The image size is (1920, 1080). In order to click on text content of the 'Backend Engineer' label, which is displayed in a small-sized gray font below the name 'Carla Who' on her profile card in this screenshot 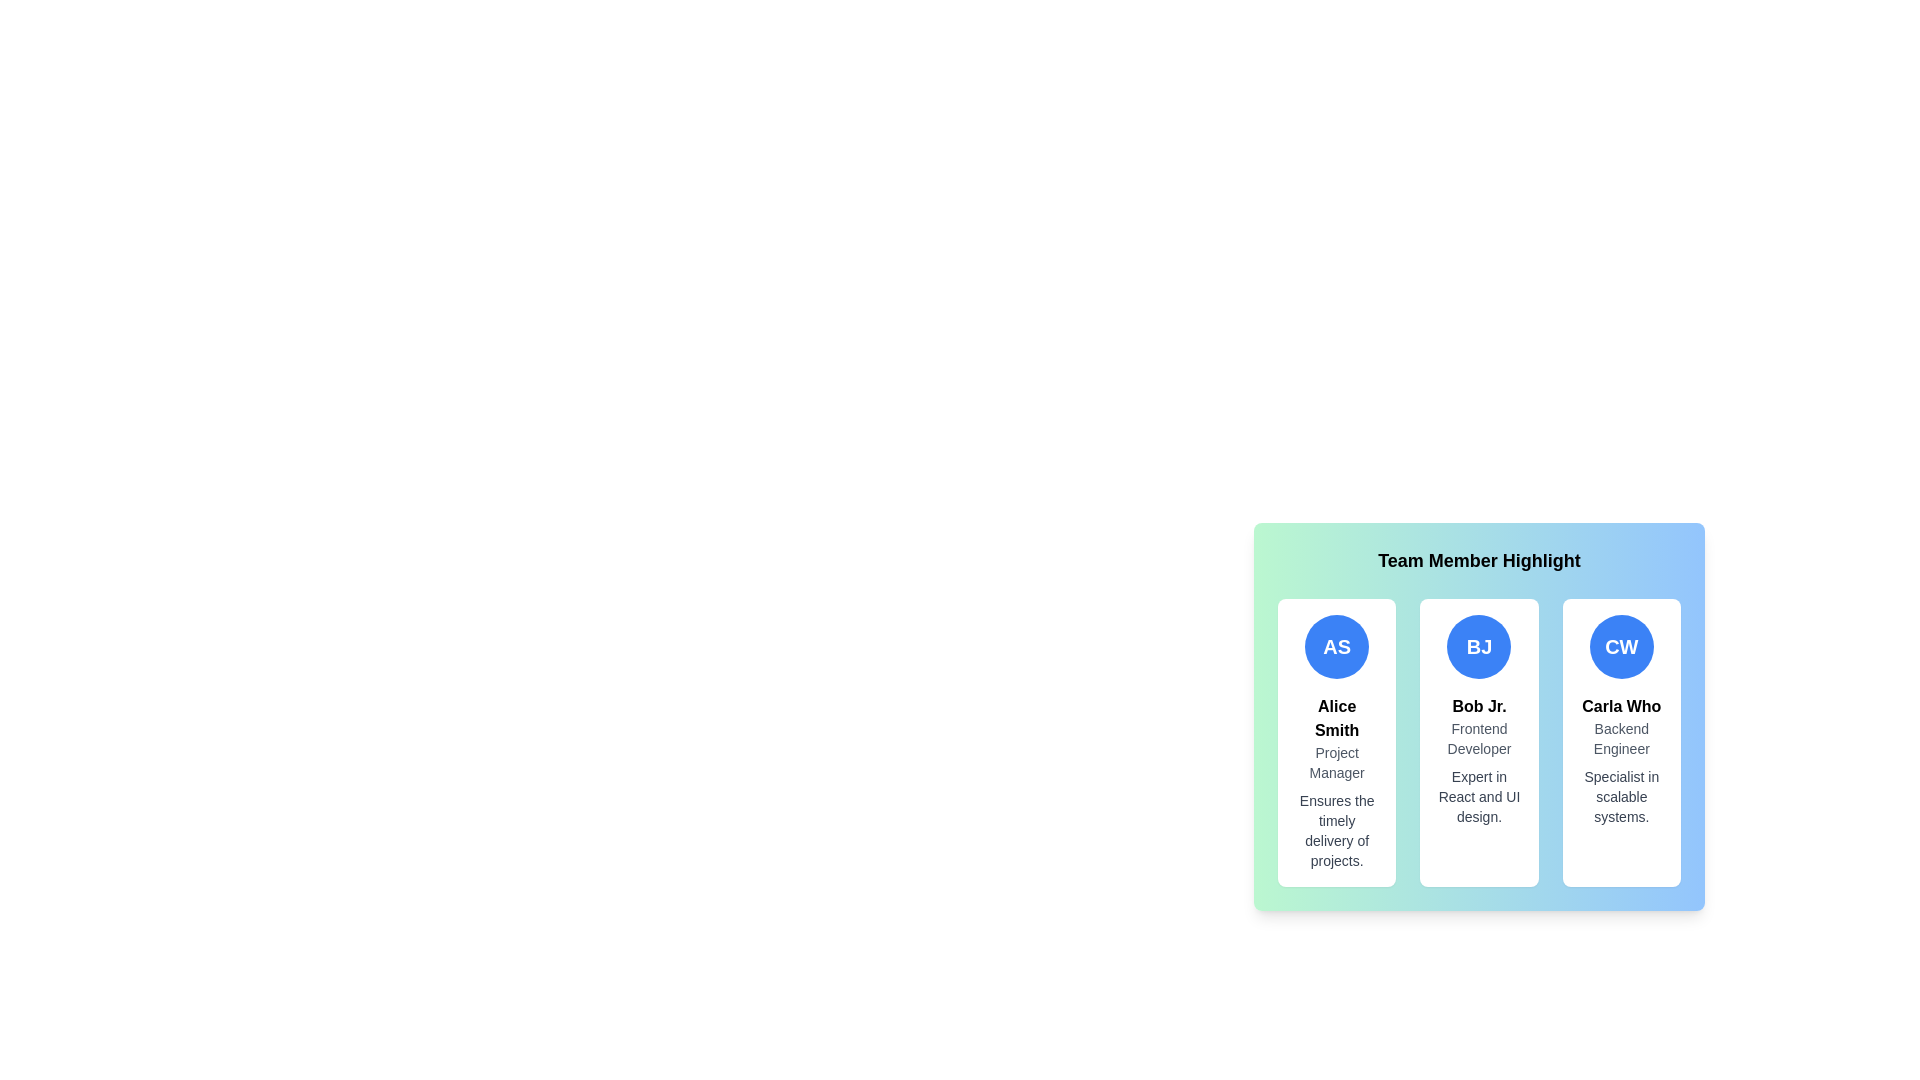, I will do `click(1621, 739)`.